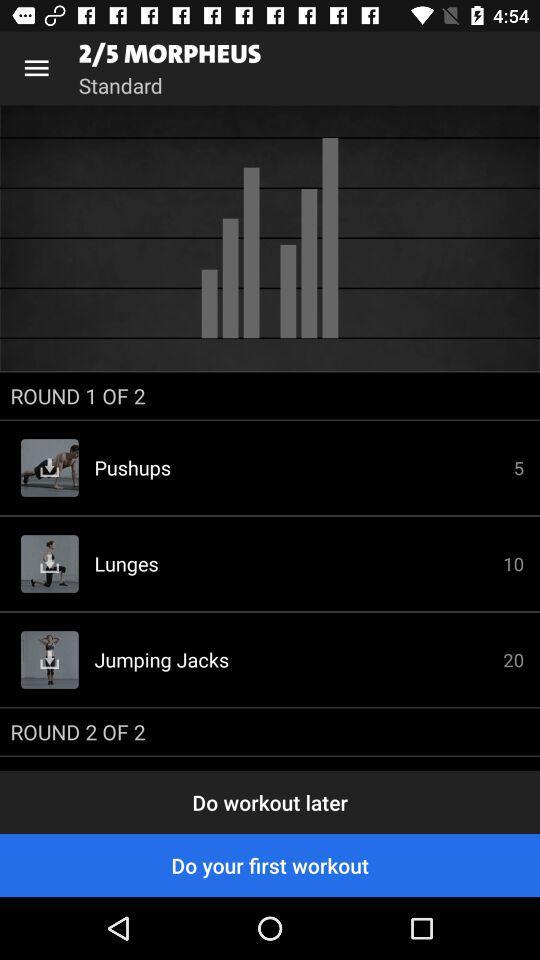 Image resolution: width=540 pixels, height=960 pixels. I want to click on the third download icon which is left side of the text jumping jacks, so click(50, 659).